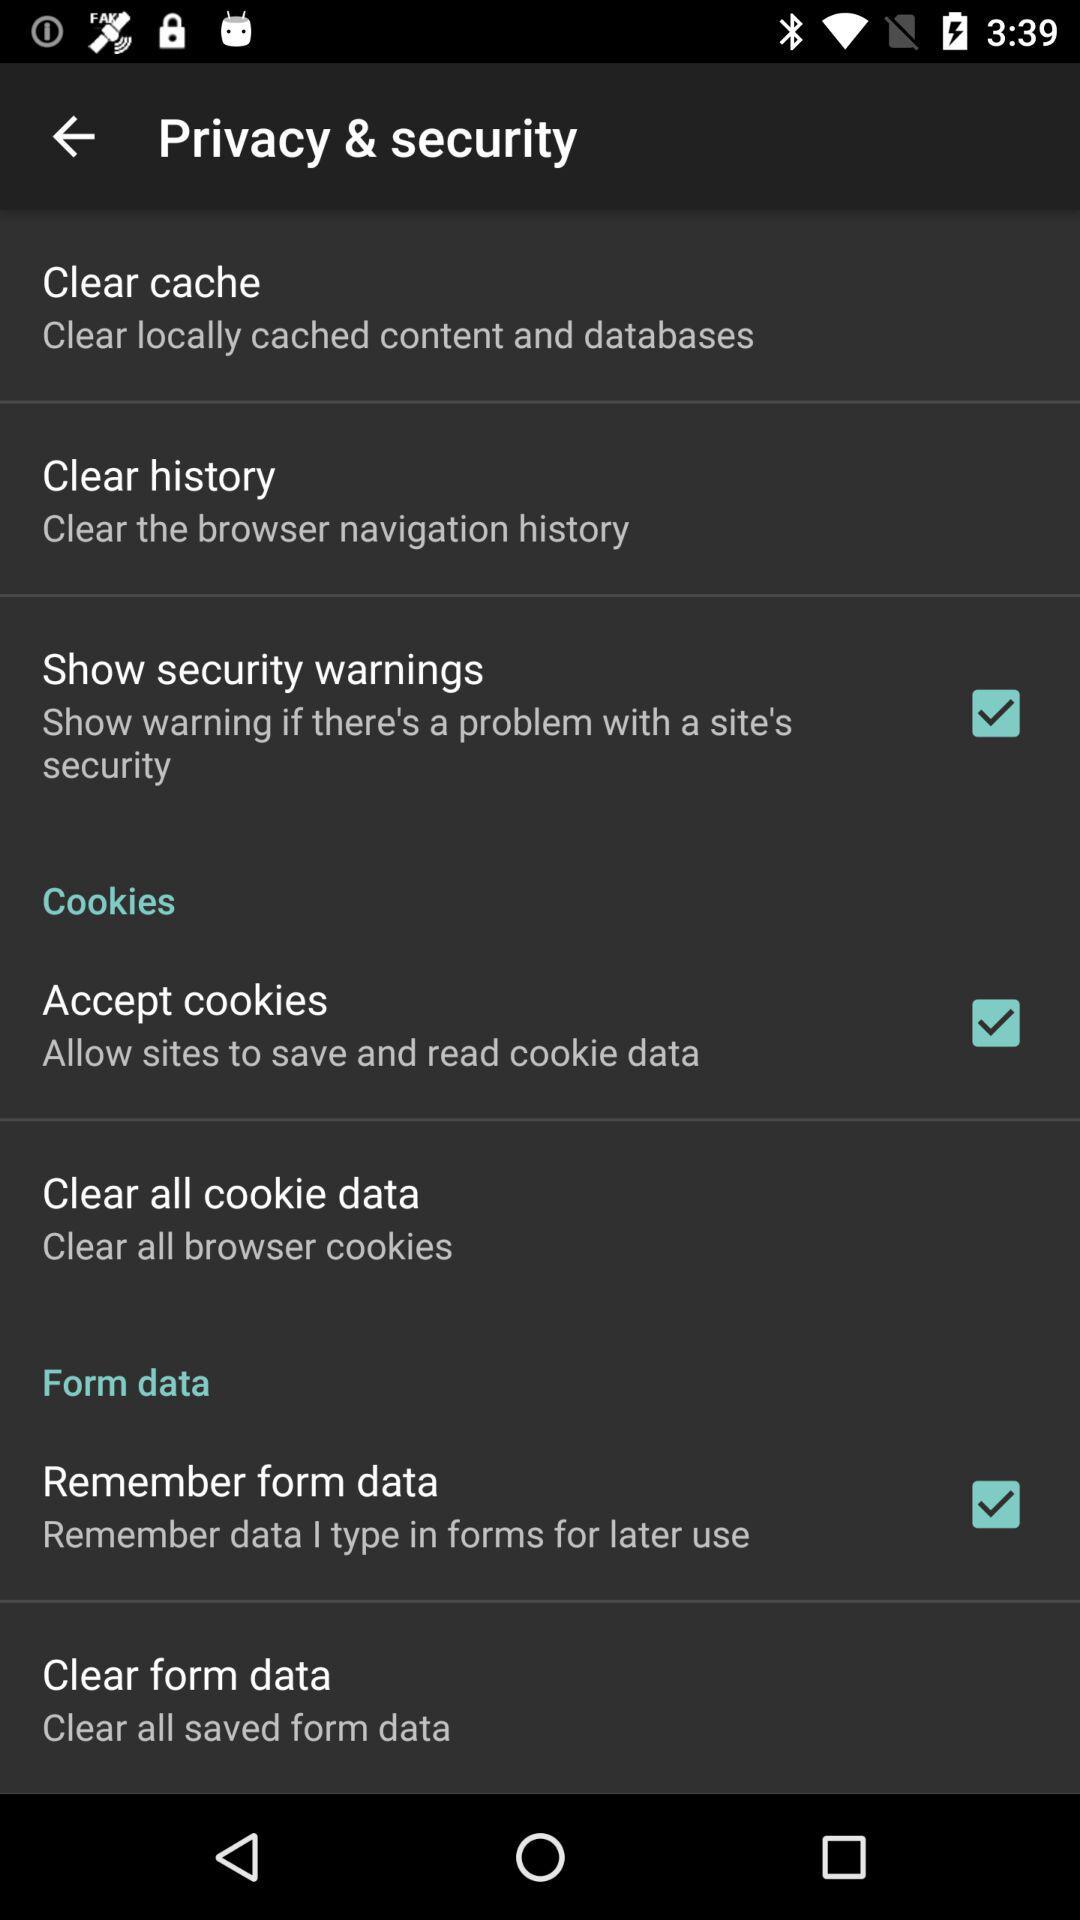 The width and height of the screenshot is (1080, 1920). Describe the element at coordinates (72, 135) in the screenshot. I see `app to the left of privacy & security item` at that location.